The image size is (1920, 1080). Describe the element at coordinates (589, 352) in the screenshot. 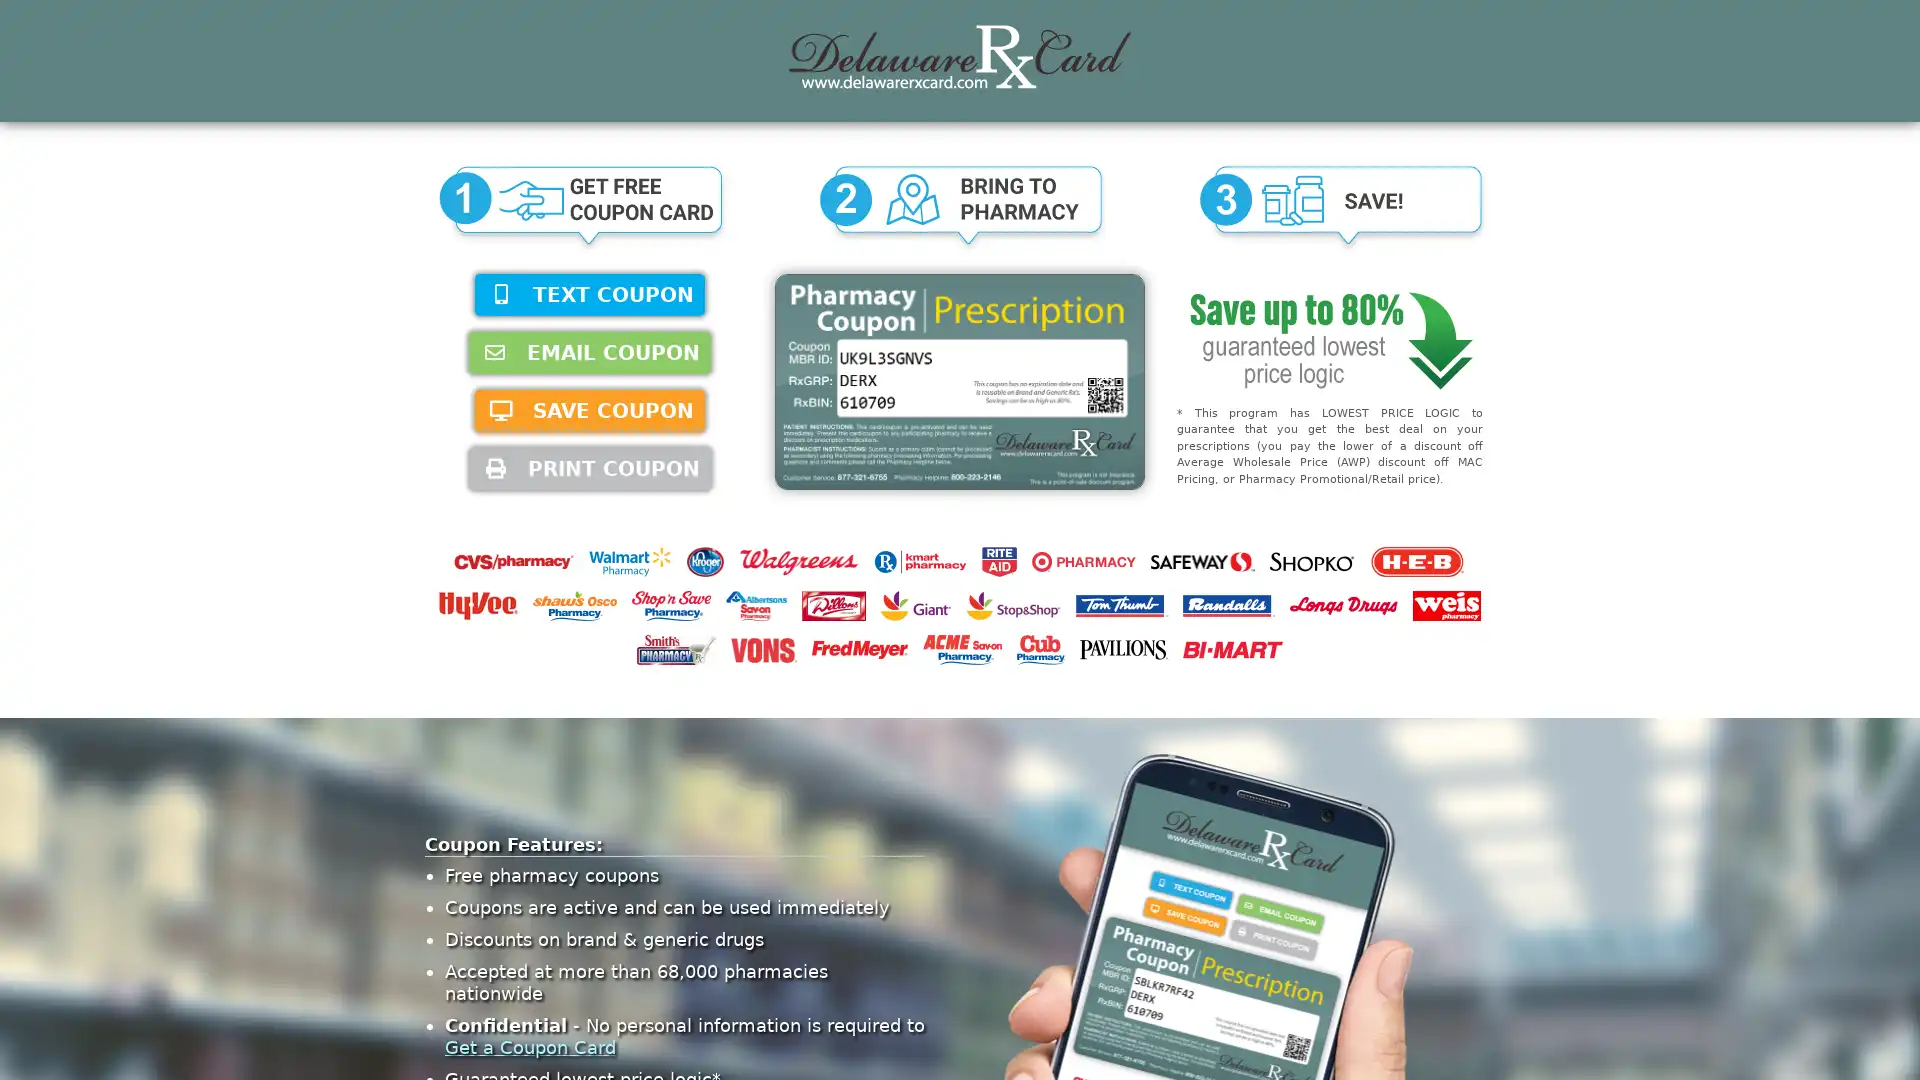

I see `EMAIL COUPON` at that location.